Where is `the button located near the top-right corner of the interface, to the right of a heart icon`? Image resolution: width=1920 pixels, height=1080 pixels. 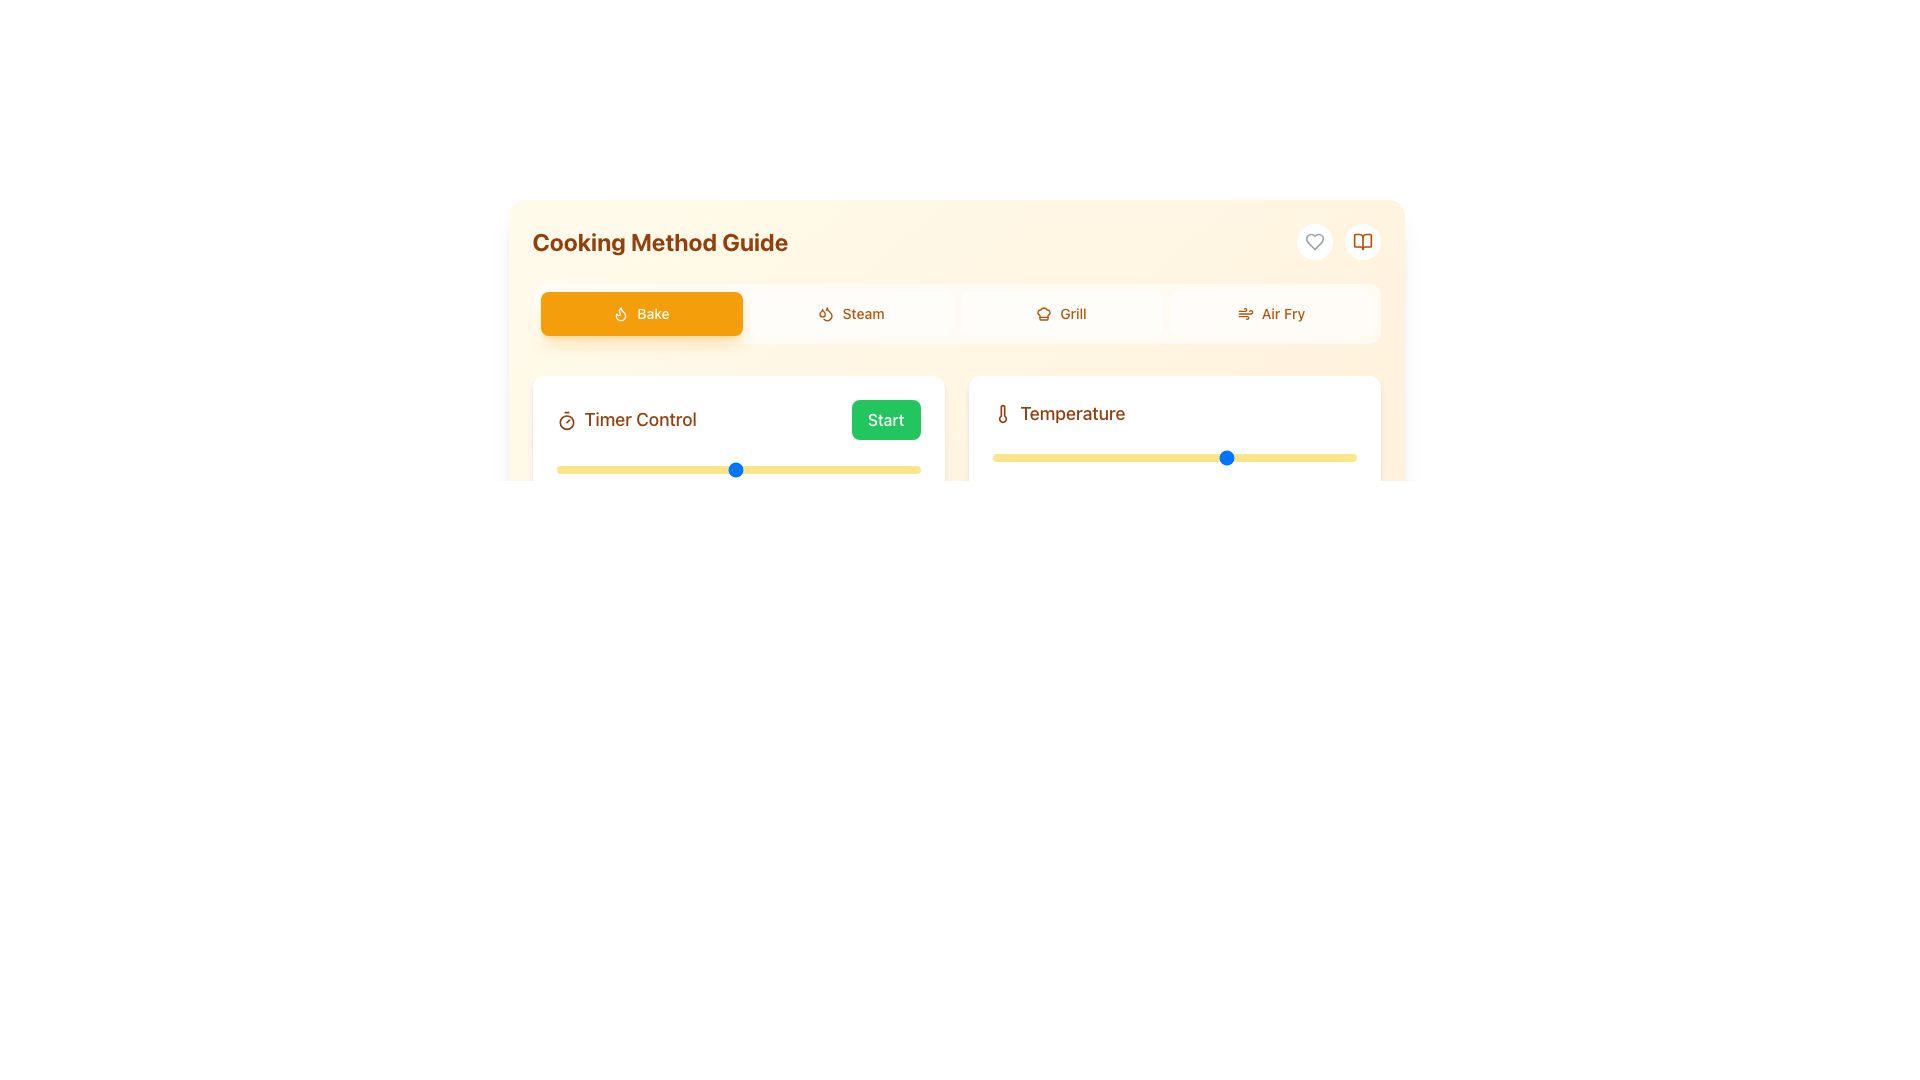
the button located near the top-right corner of the interface, to the right of a heart icon is located at coordinates (1361, 241).